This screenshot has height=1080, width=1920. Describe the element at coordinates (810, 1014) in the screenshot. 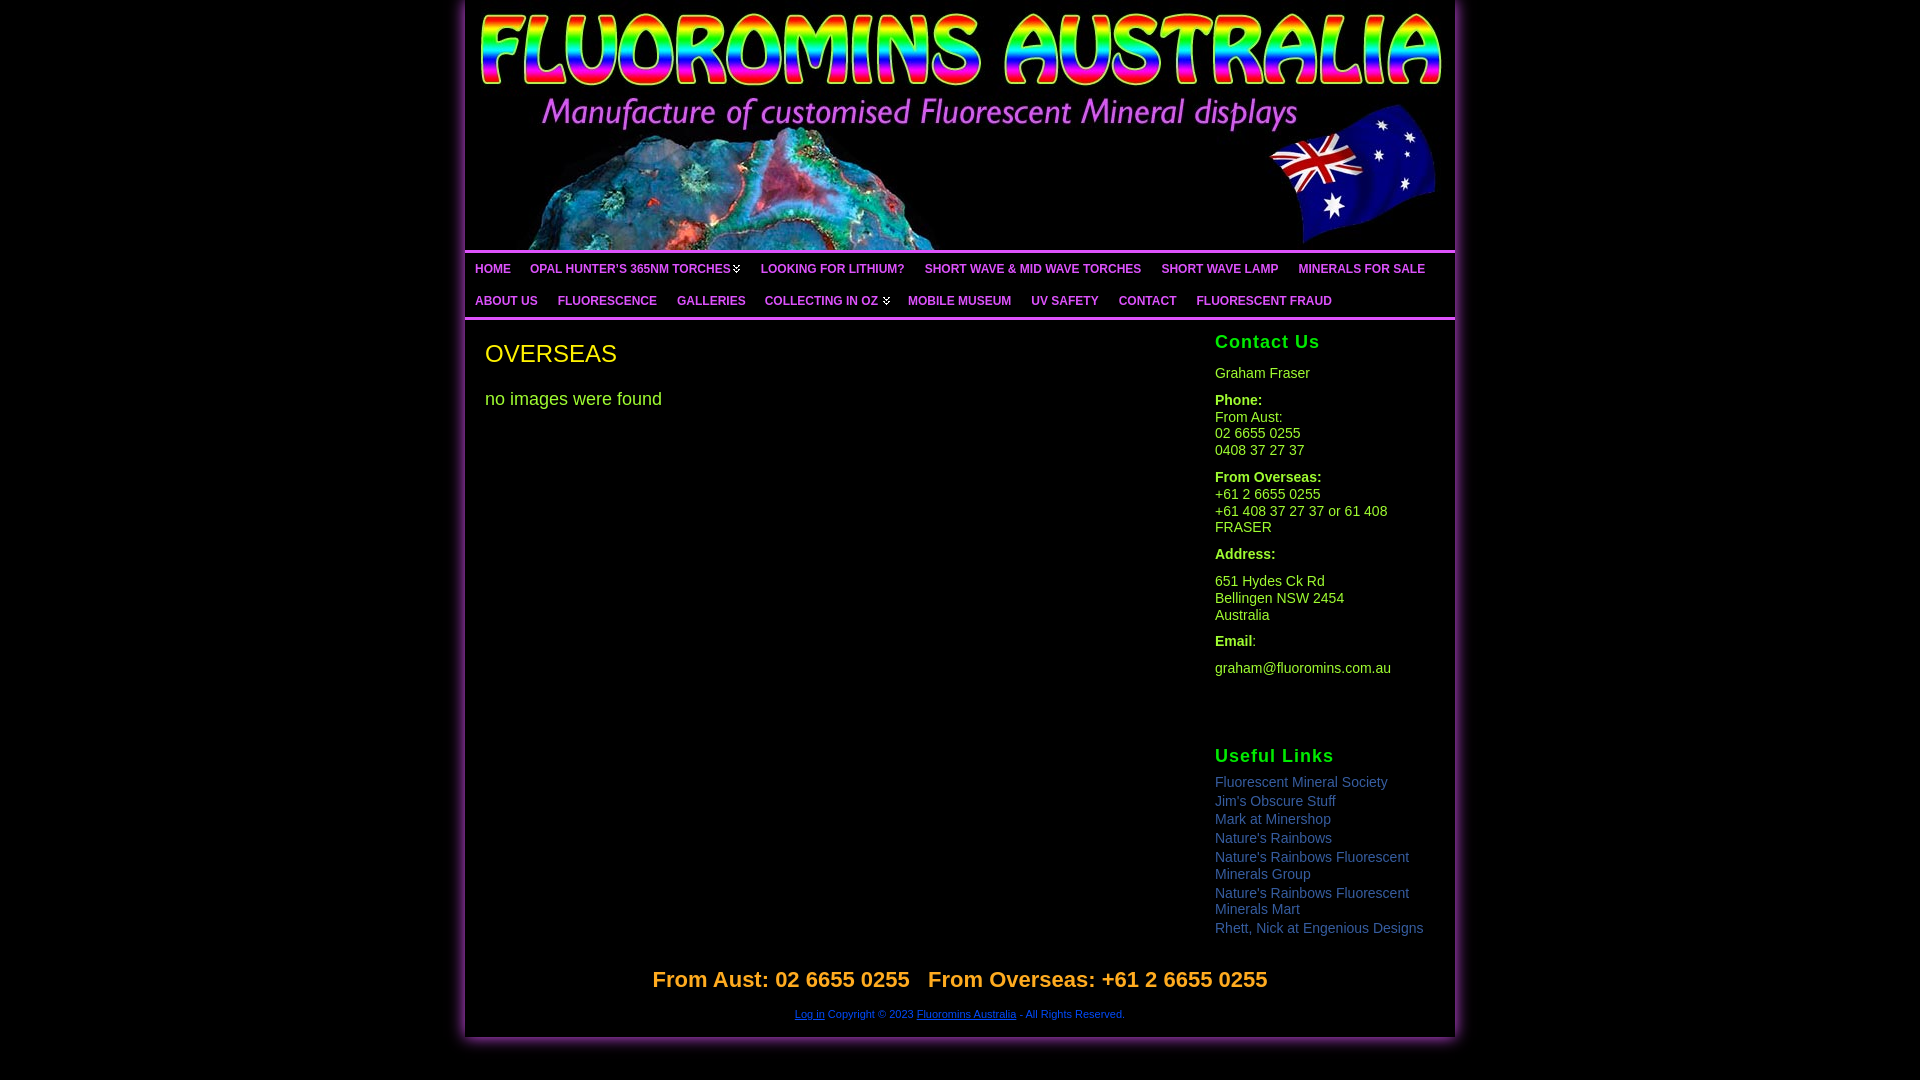

I see `'Log in'` at that location.